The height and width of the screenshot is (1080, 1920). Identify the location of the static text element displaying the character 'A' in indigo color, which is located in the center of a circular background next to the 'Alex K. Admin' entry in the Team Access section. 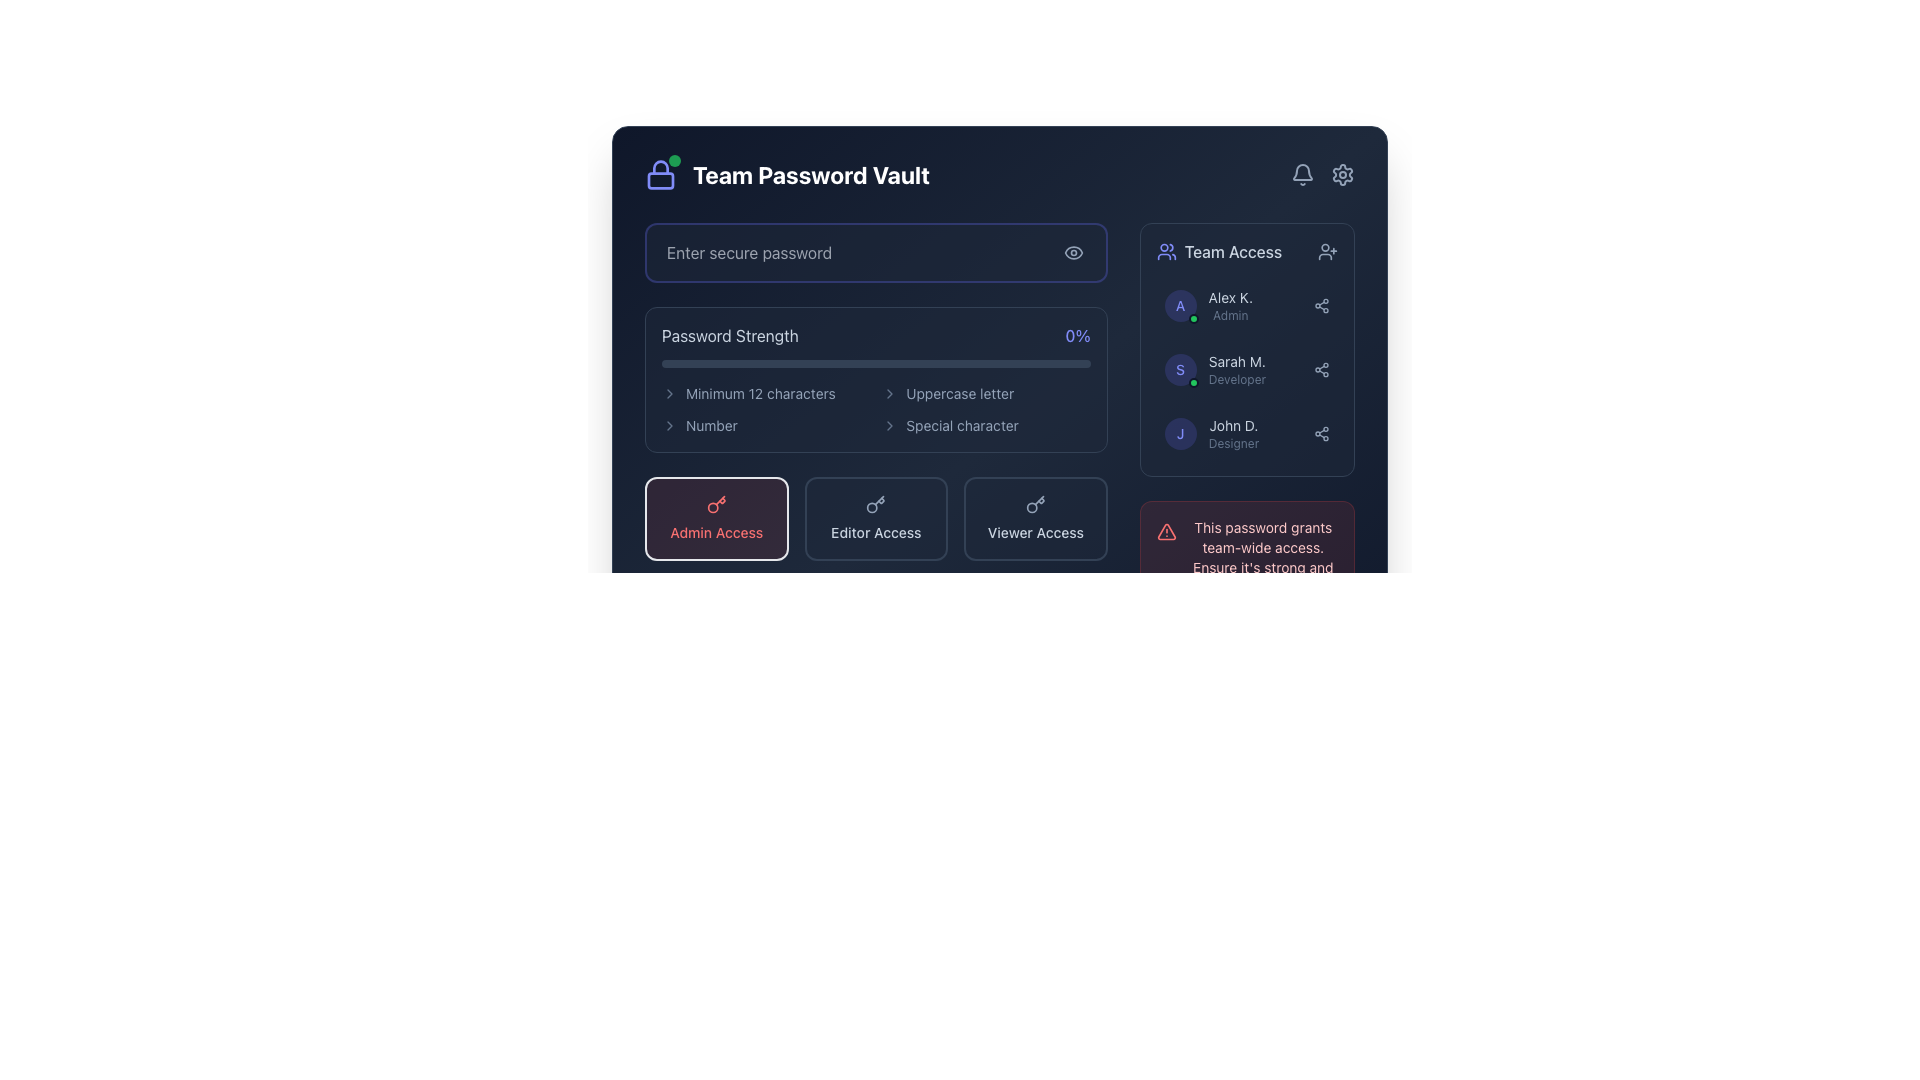
(1180, 305).